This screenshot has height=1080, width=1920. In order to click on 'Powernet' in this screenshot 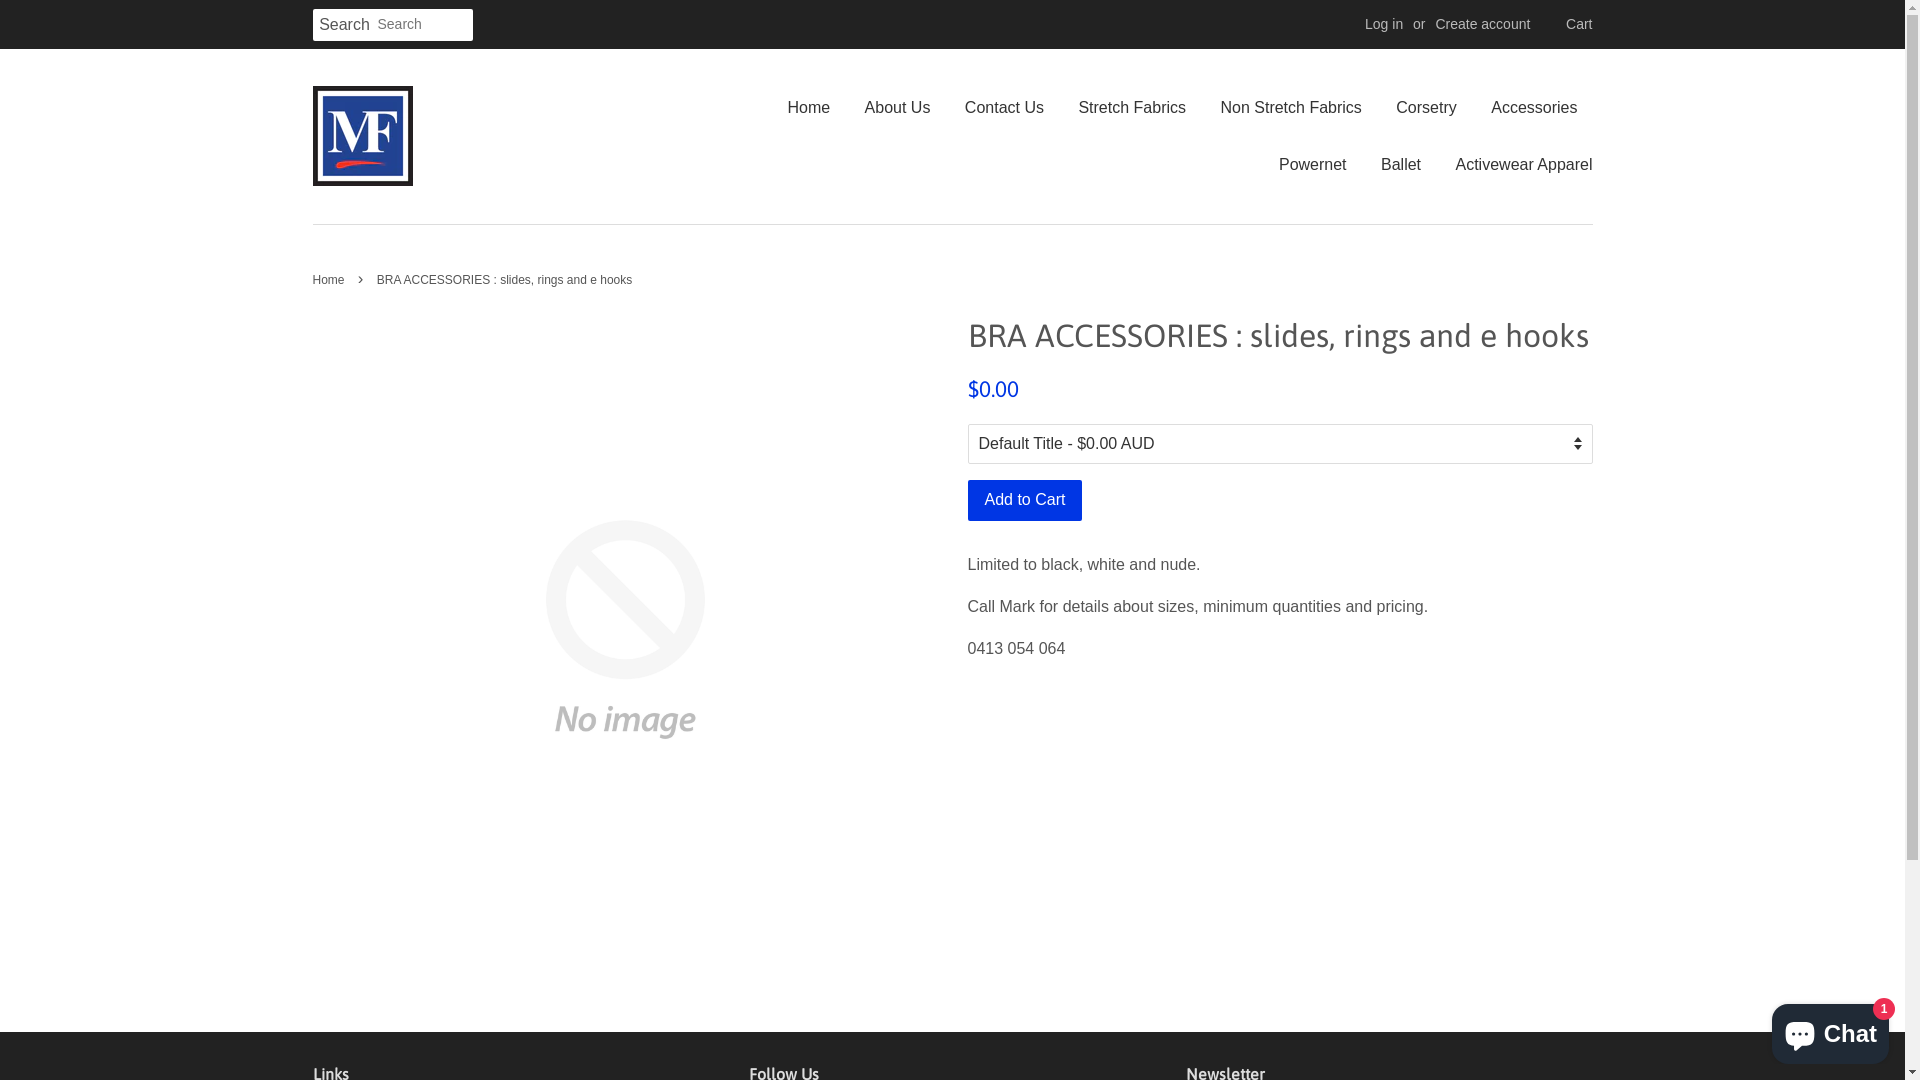, I will do `click(1313, 163)`.